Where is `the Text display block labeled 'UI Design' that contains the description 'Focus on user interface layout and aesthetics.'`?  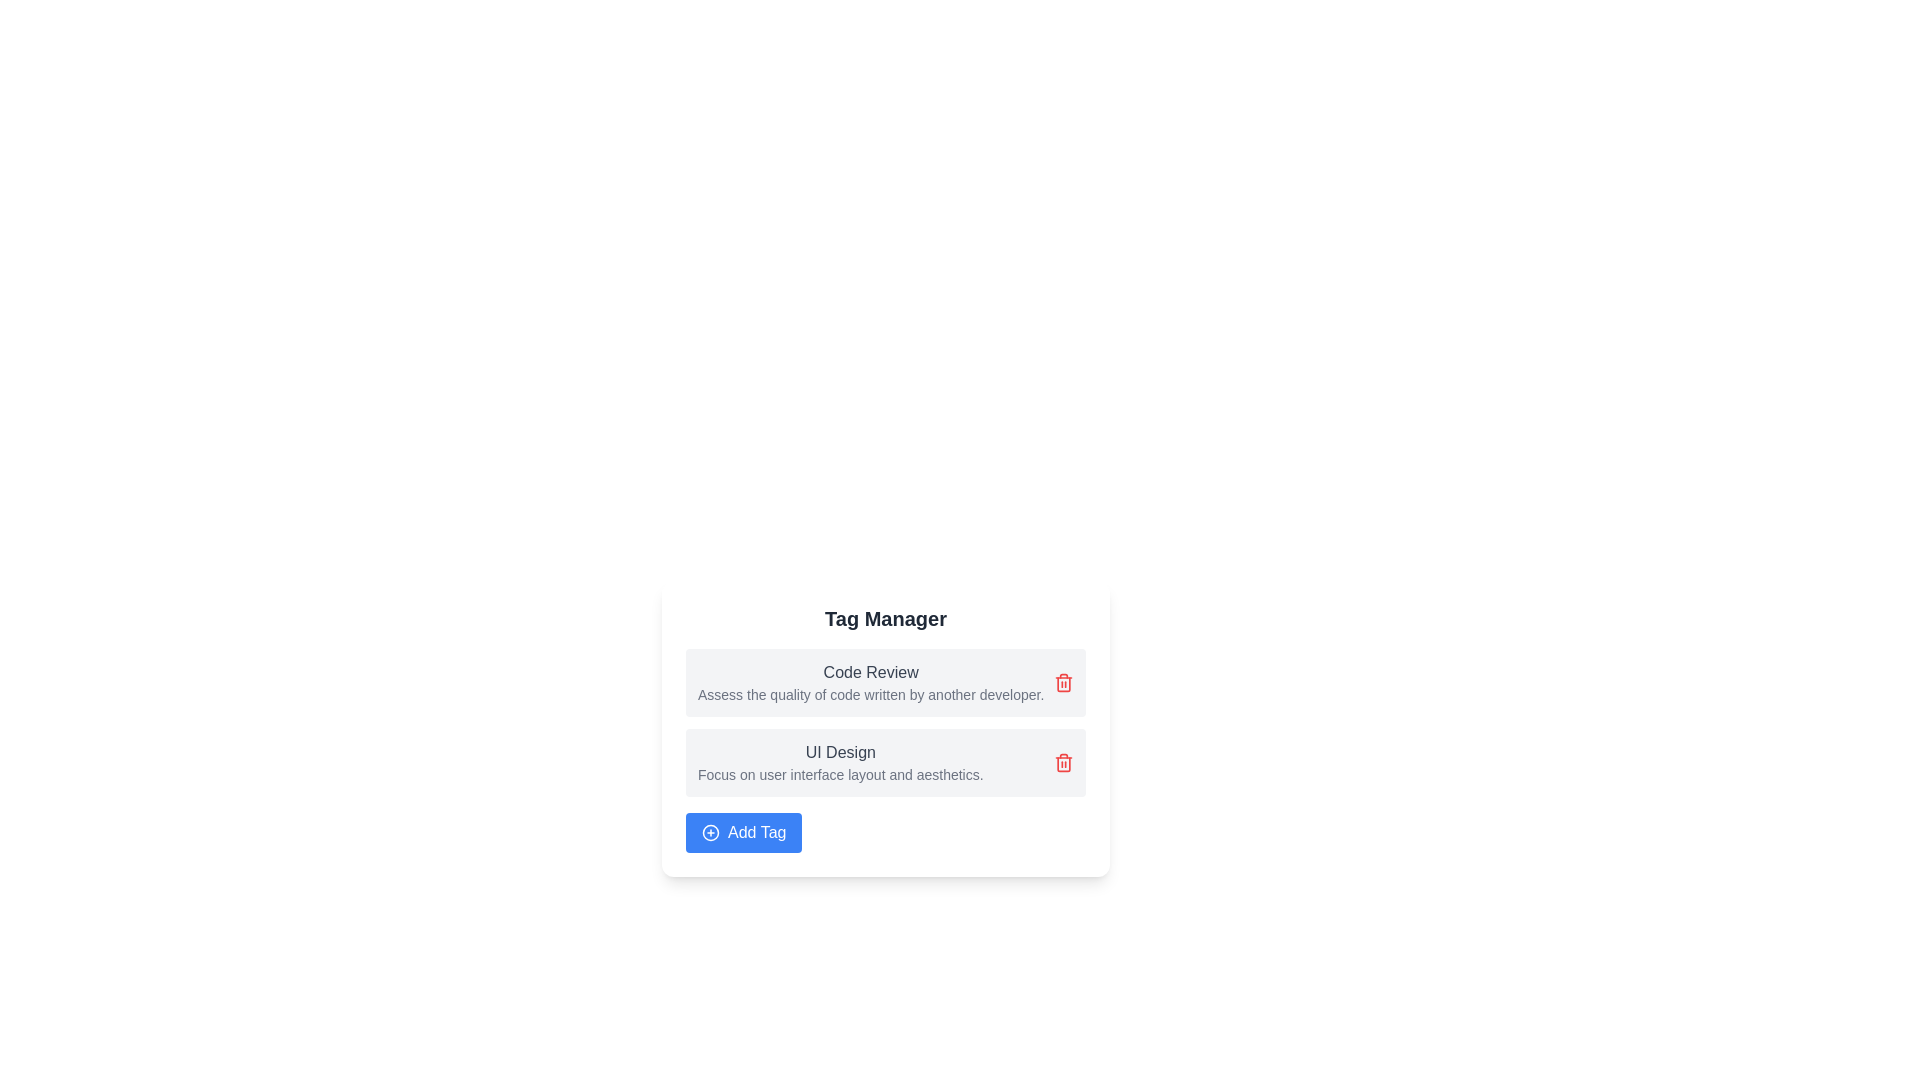
the Text display block labeled 'UI Design' that contains the description 'Focus on user interface layout and aesthetics.' is located at coordinates (840, 763).